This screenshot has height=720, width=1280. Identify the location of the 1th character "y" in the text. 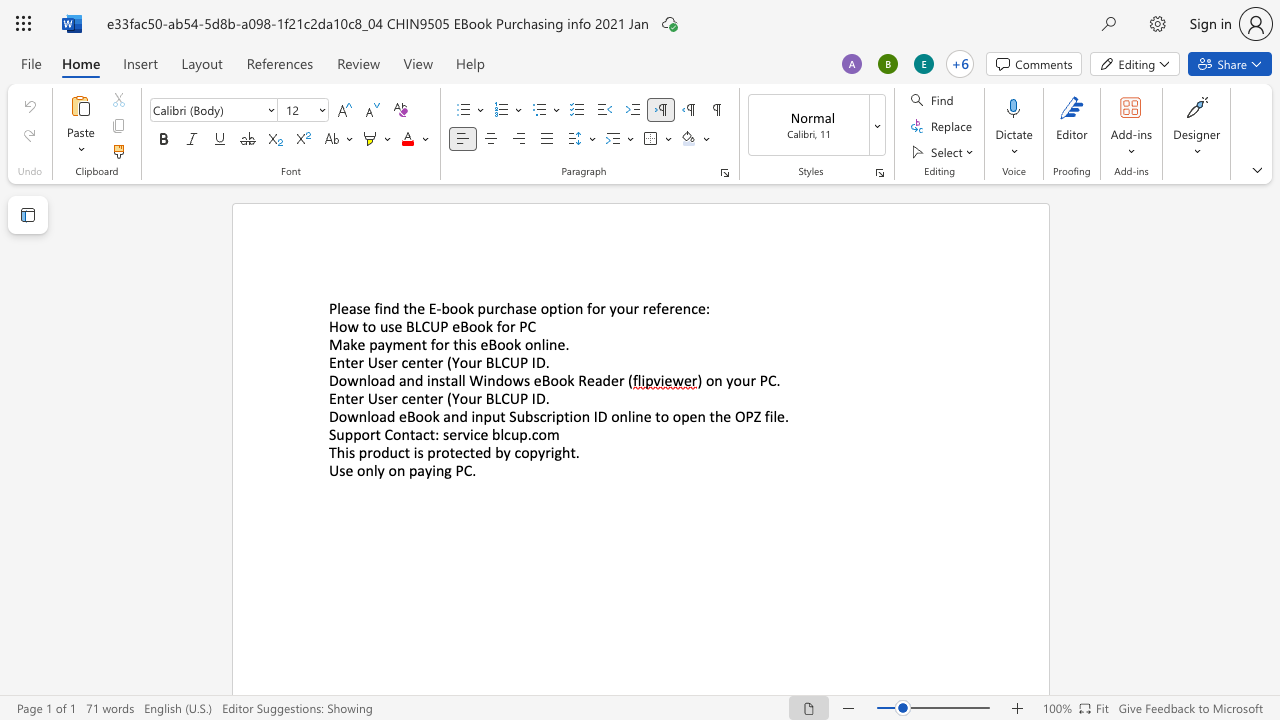
(612, 308).